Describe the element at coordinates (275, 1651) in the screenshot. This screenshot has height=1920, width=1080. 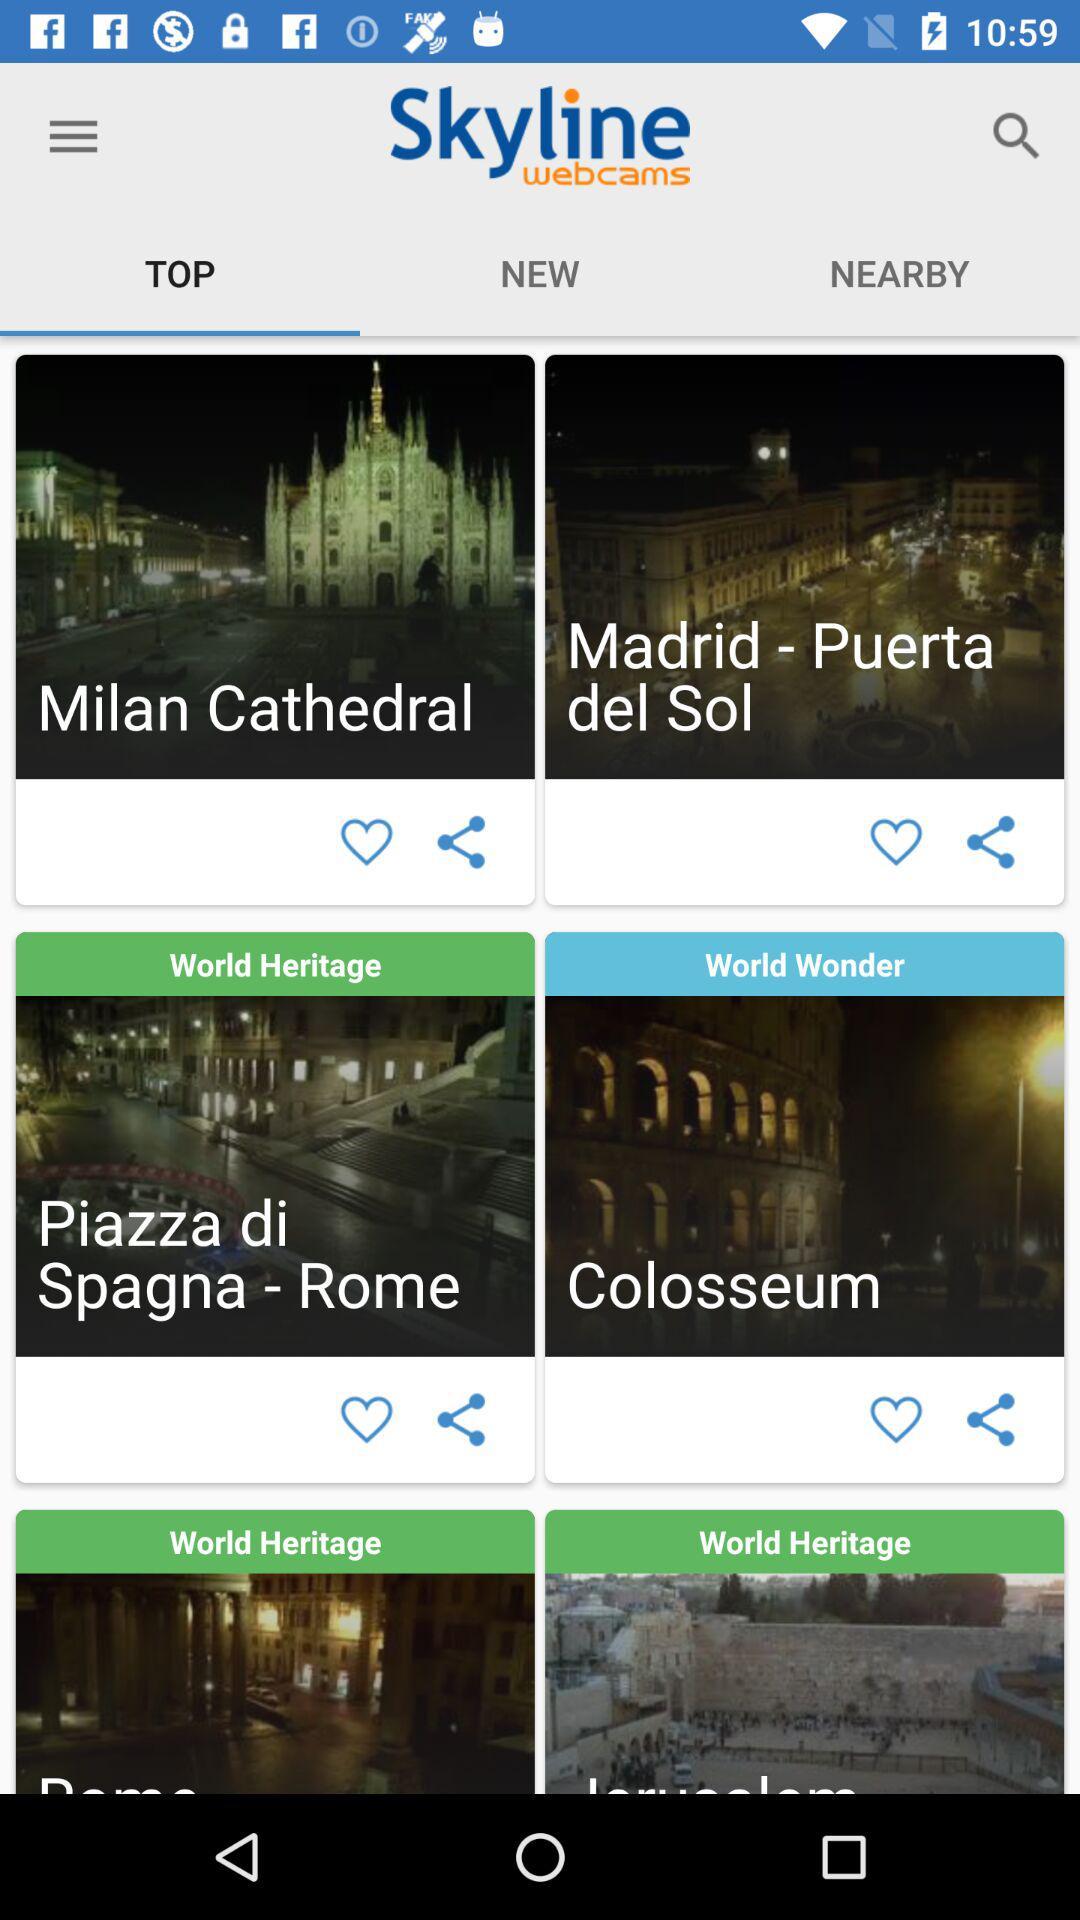
I see `clique na mdia para ver` at that location.